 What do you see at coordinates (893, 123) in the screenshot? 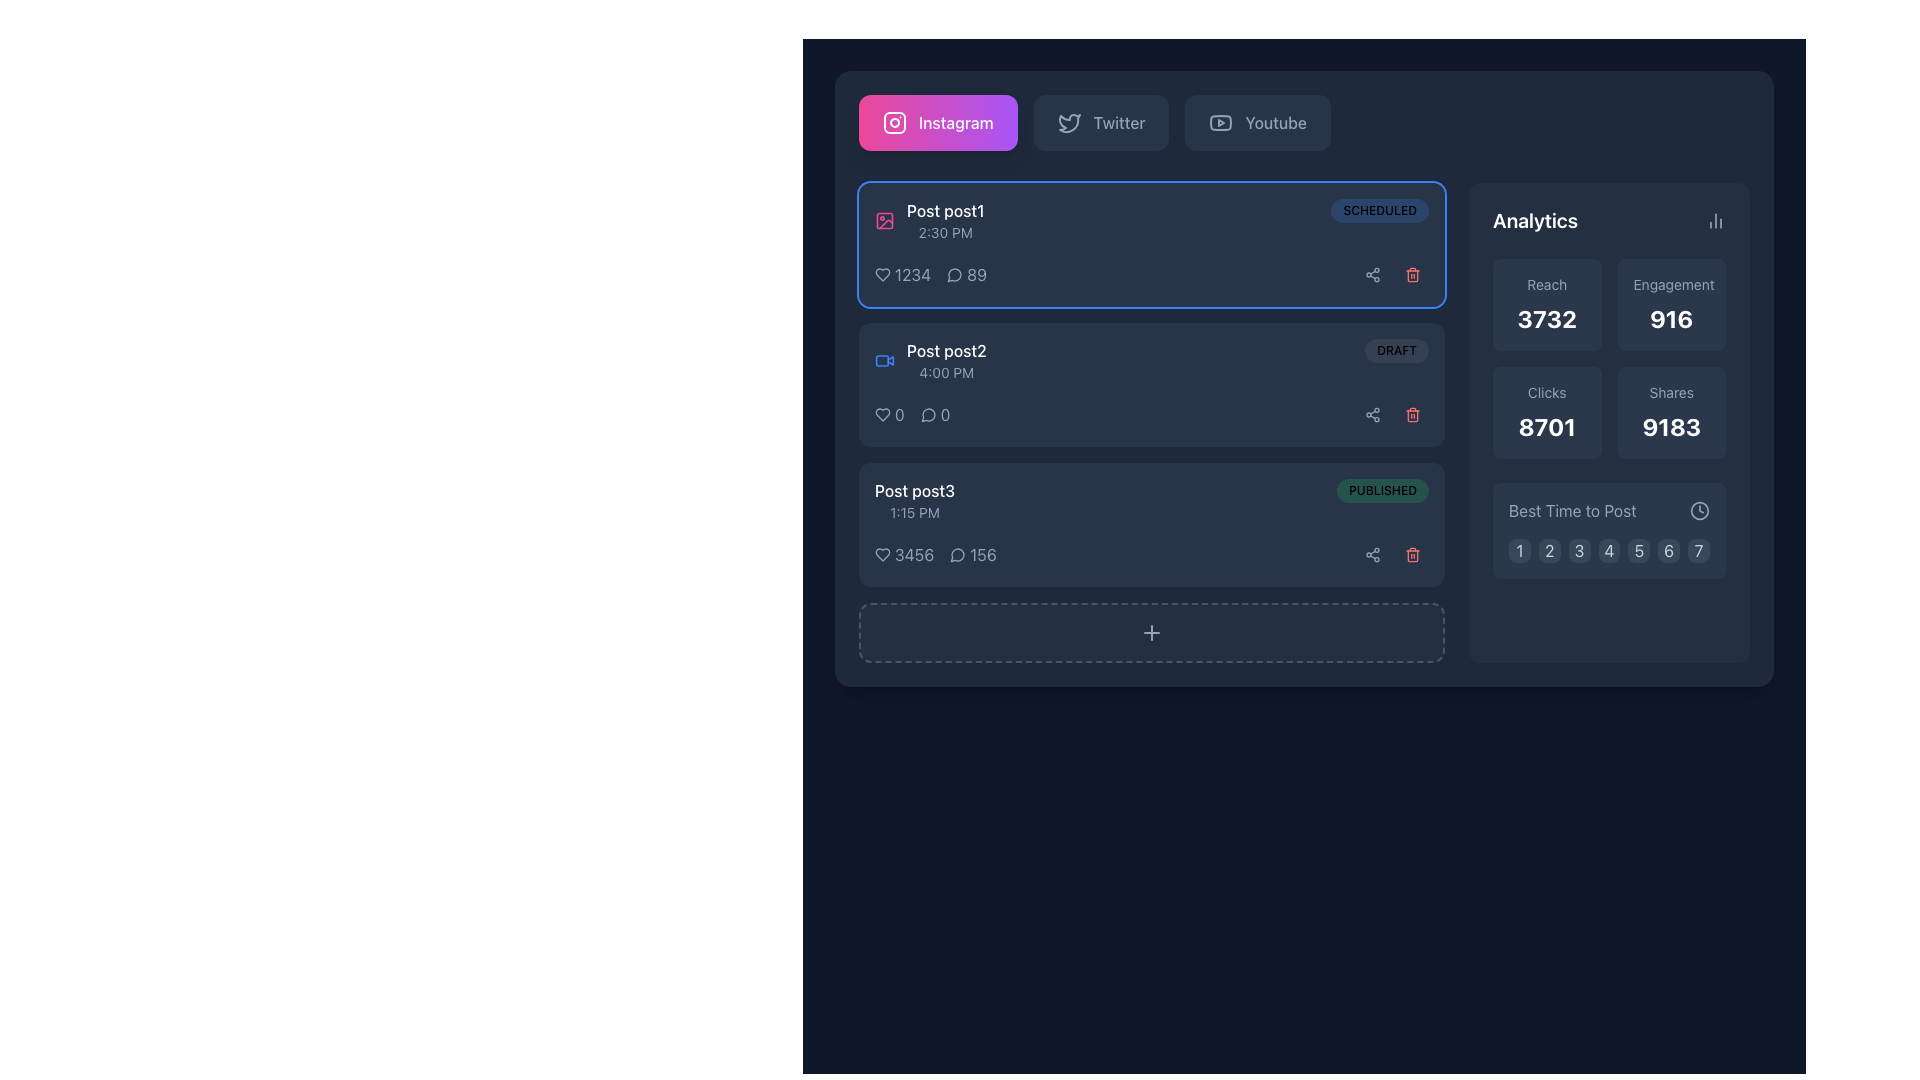
I see `the visual representation of the small rounded rectangle icon located within the Instagram icon, positioned in the top-left corner of the interface` at bounding box center [893, 123].